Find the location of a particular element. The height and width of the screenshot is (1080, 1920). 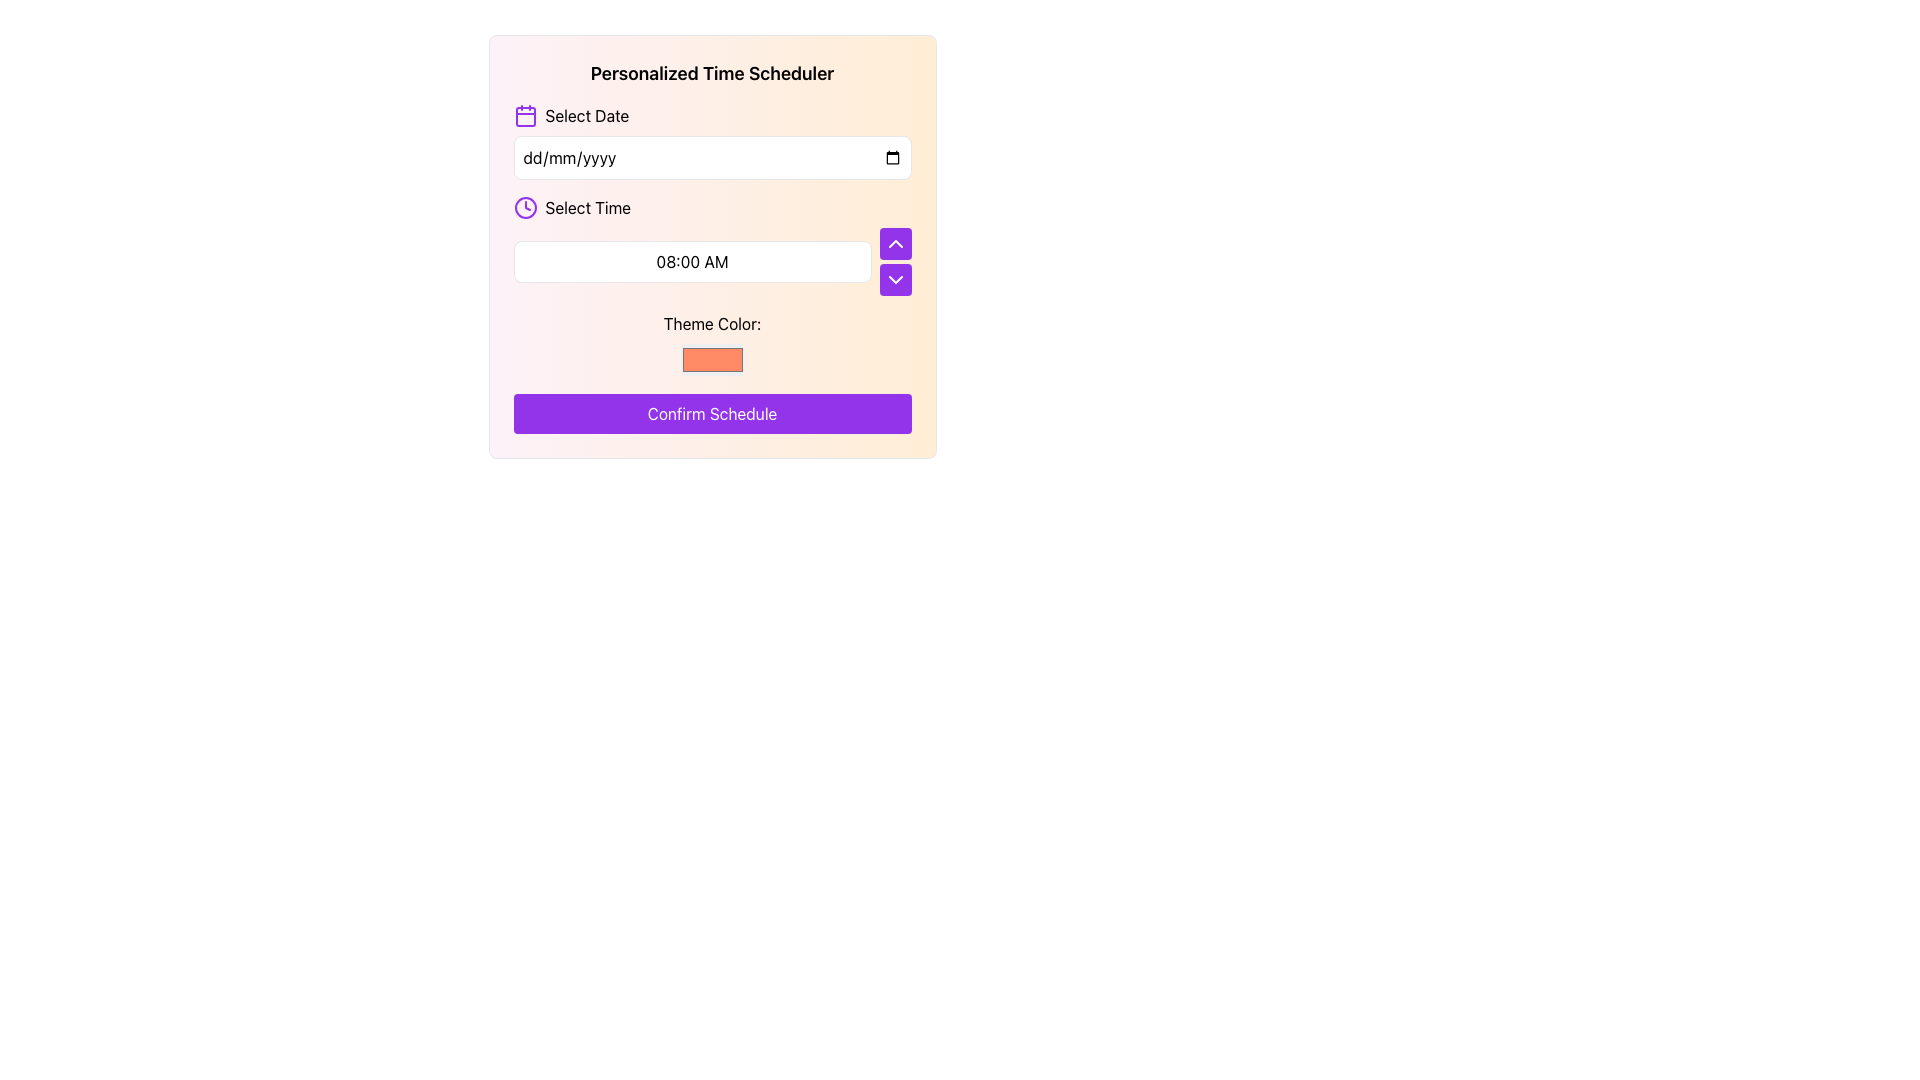

the chevron icon located at the bottom right of the 'Select Time' section is located at coordinates (894, 280).